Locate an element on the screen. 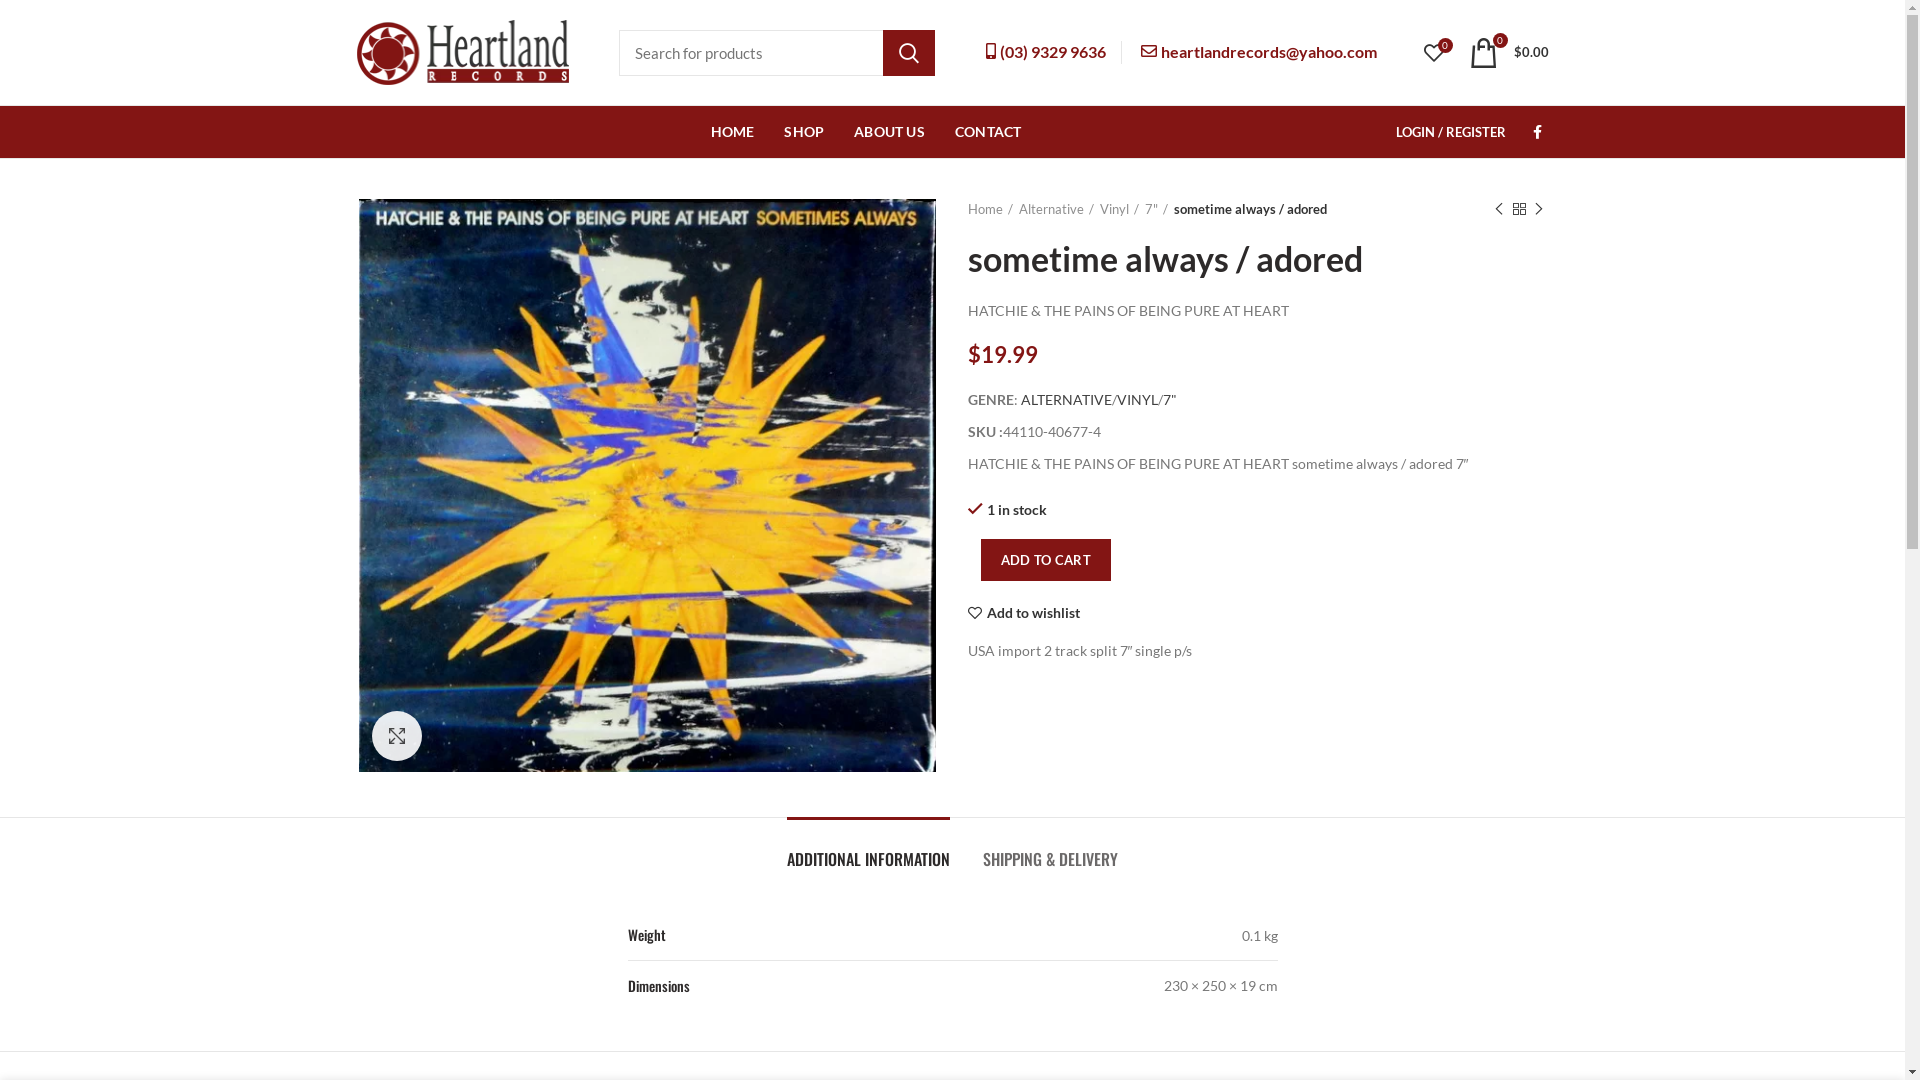 The width and height of the screenshot is (1920, 1080). 'CONTACT' is located at coordinates (988, 131).